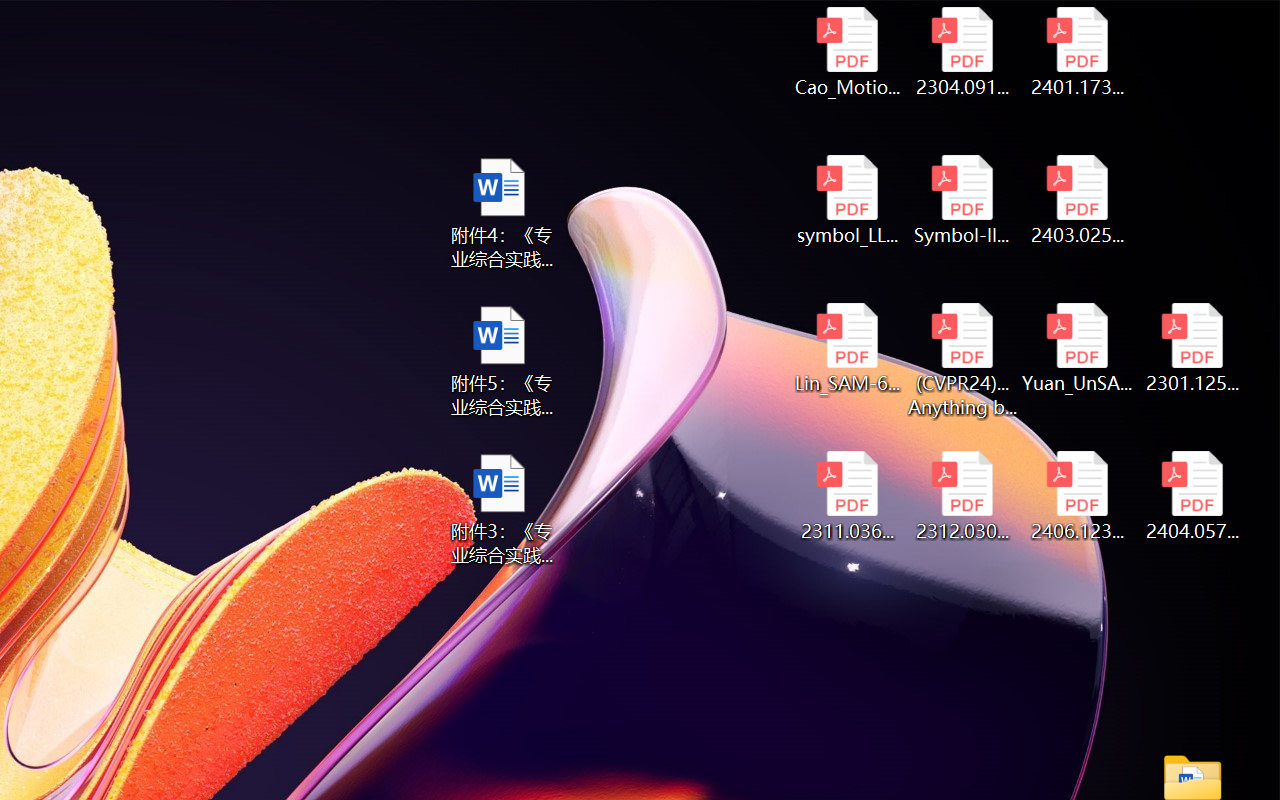 This screenshot has height=800, width=1280. What do you see at coordinates (962, 200) in the screenshot?
I see `'Symbol-llm-v2.pdf'` at bounding box center [962, 200].